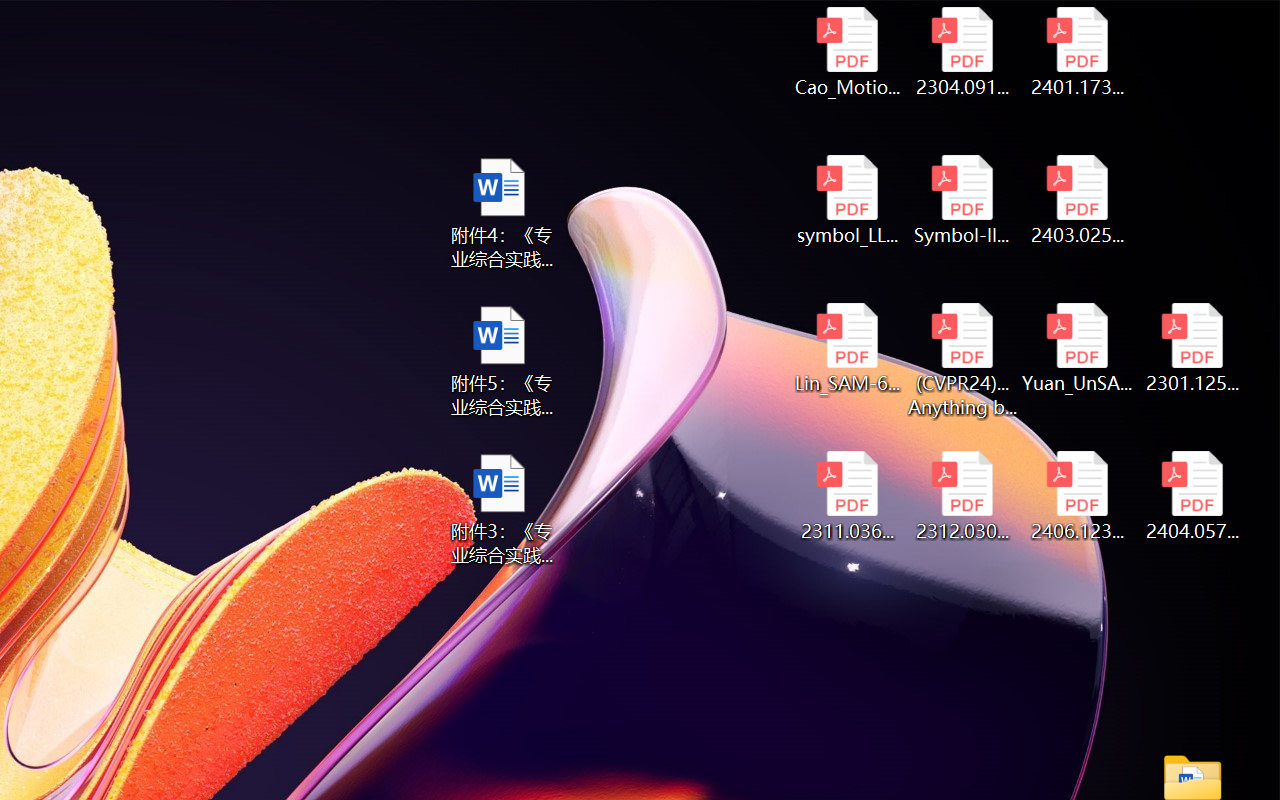 This screenshot has height=800, width=1280. What do you see at coordinates (962, 200) in the screenshot?
I see `'Symbol-llm-v2.pdf'` at bounding box center [962, 200].